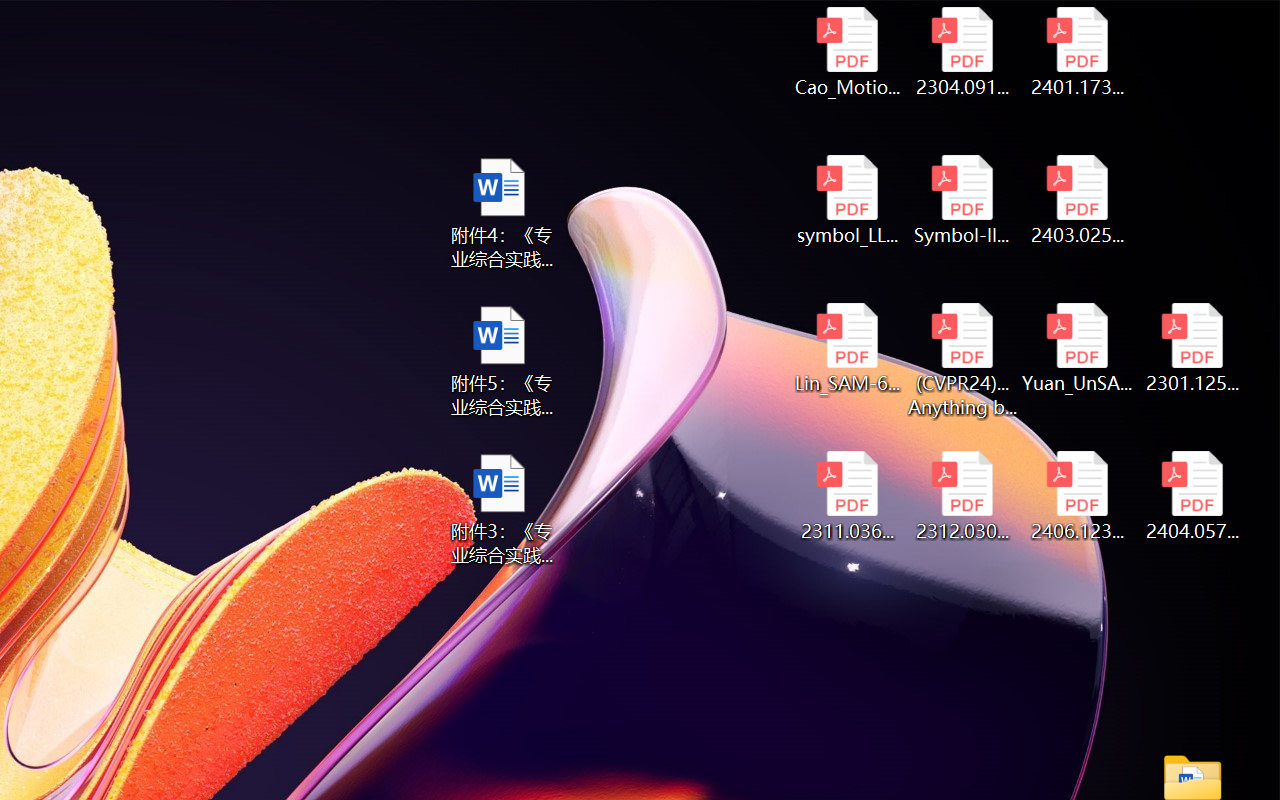 This screenshot has height=800, width=1280. What do you see at coordinates (962, 200) in the screenshot?
I see `'Symbol-llm-v2.pdf'` at bounding box center [962, 200].